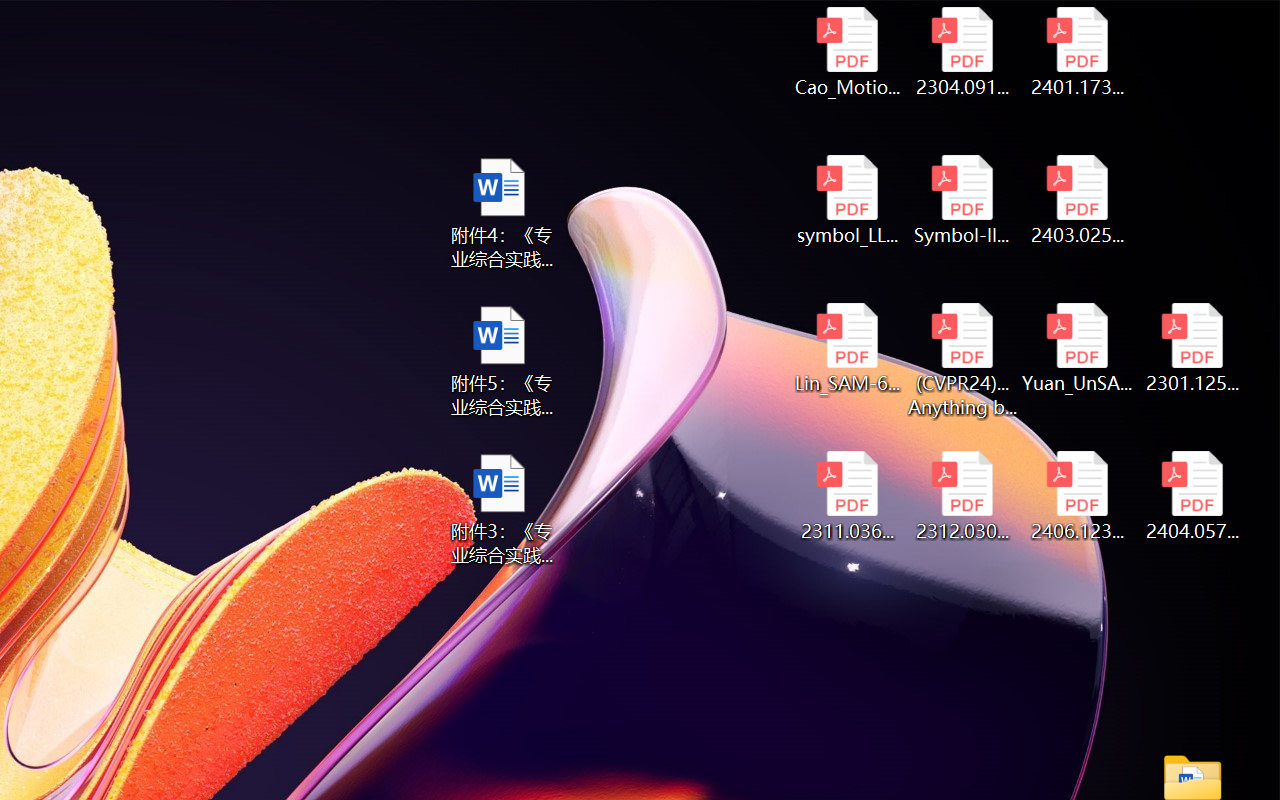 This screenshot has height=800, width=1280. What do you see at coordinates (962, 200) in the screenshot?
I see `'Symbol-llm-v2.pdf'` at bounding box center [962, 200].